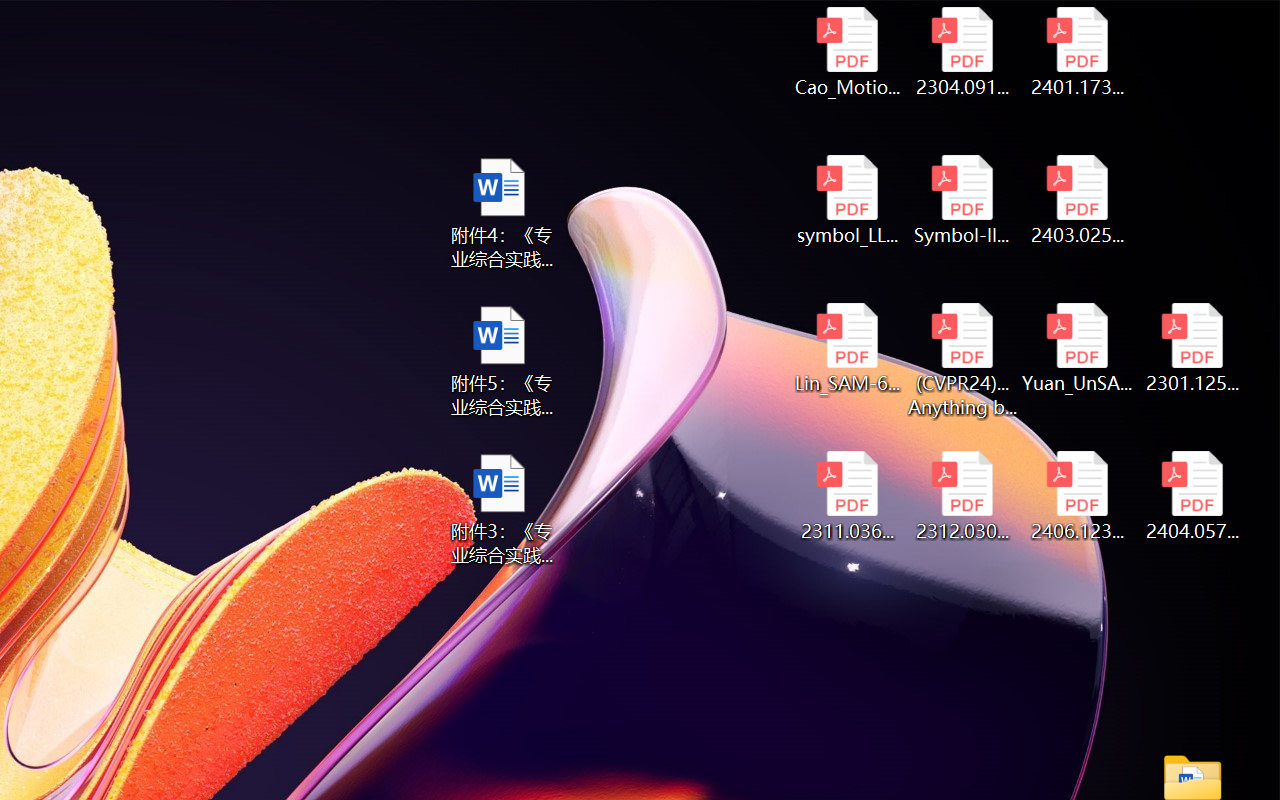 This screenshot has height=800, width=1280. What do you see at coordinates (962, 200) in the screenshot?
I see `'Symbol-llm-v2.pdf'` at bounding box center [962, 200].